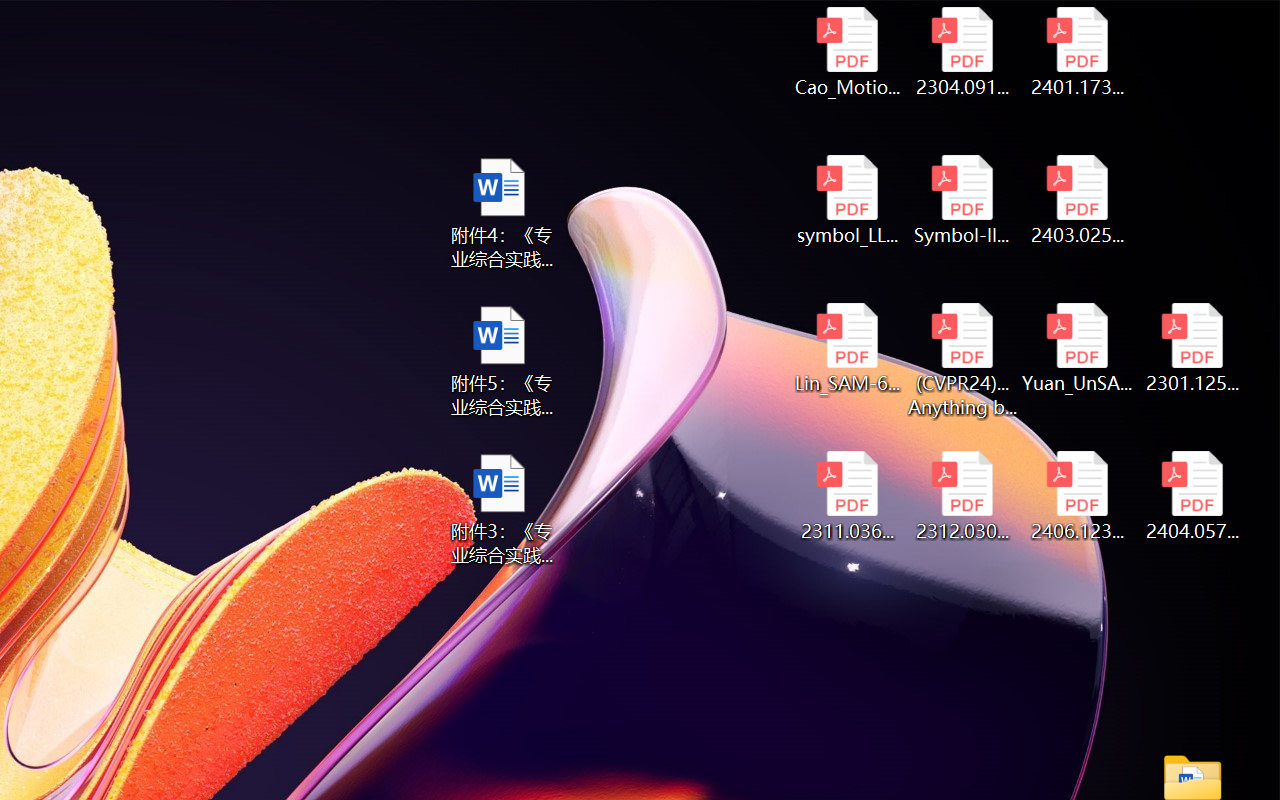 This screenshot has height=800, width=1280. What do you see at coordinates (962, 200) in the screenshot?
I see `'Symbol-llm-v2.pdf'` at bounding box center [962, 200].